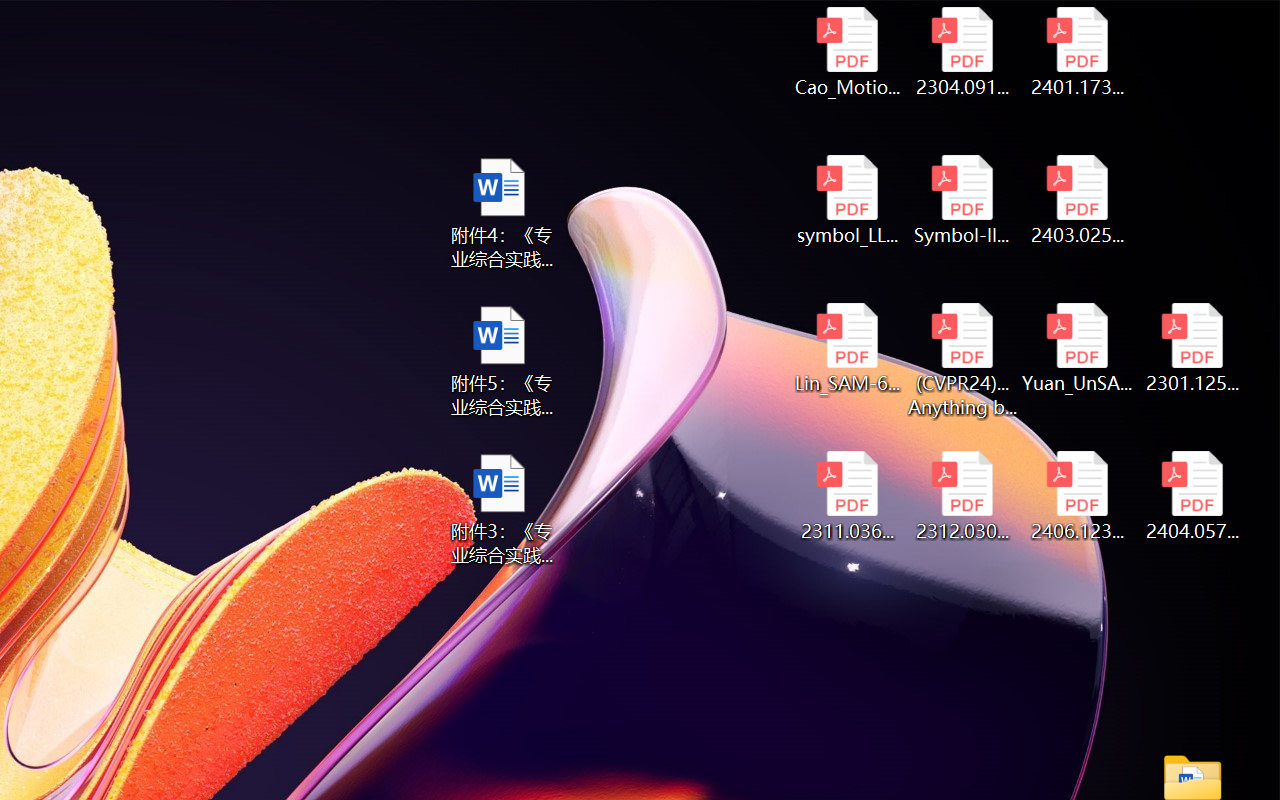 This screenshot has height=800, width=1280. What do you see at coordinates (962, 200) in the screenshot?
I see `'Symbol-llm-v2.pdf'` at bounding box center [962, 200].